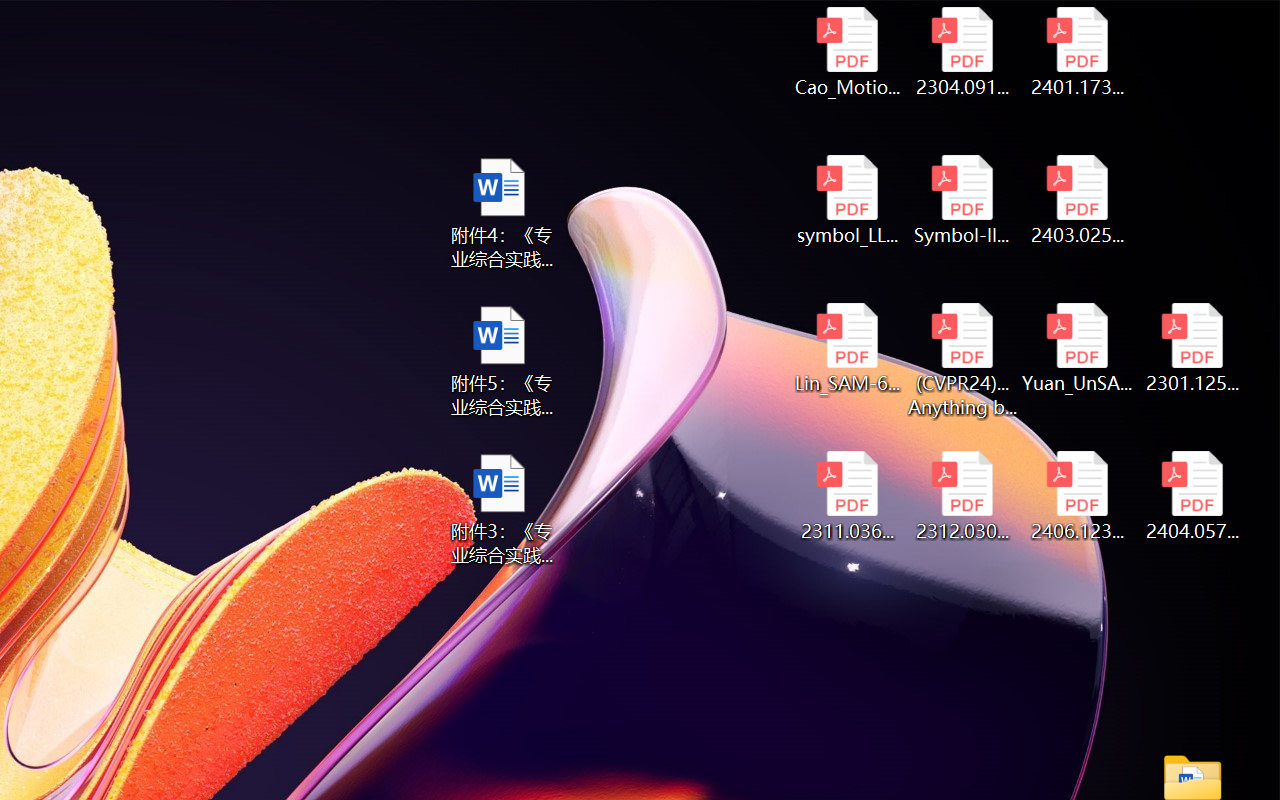 This screenshot has height=800, width=1280. What do you see at coordinates (962, 200) in the screenshot?
I see `'Symbol-llm-v2.pdf'` at bounding box center [962, 200].